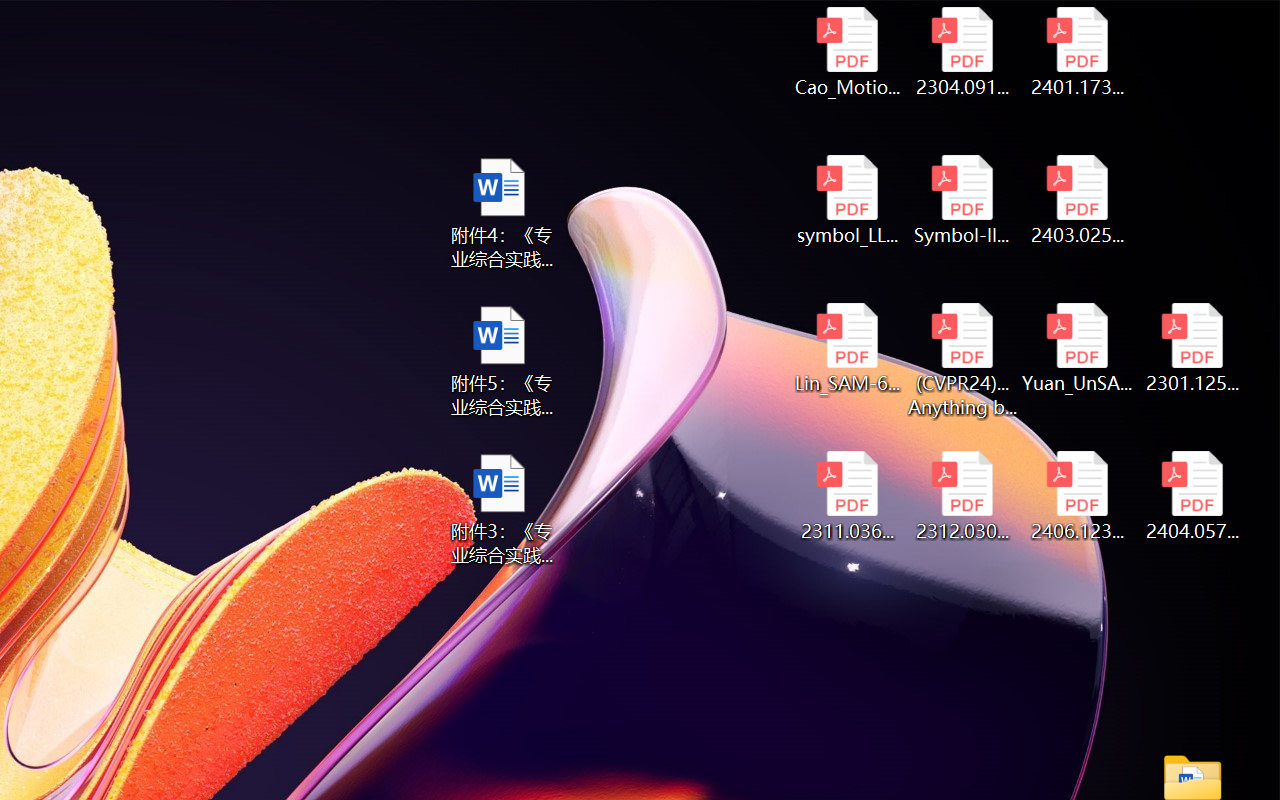 This screenshot has height=800, width=1280. What do you see at coordinates (962, 200) in the screenshot?
I see `'Symbol-llm-v2.pdf'` at bounding box center [962, 200].